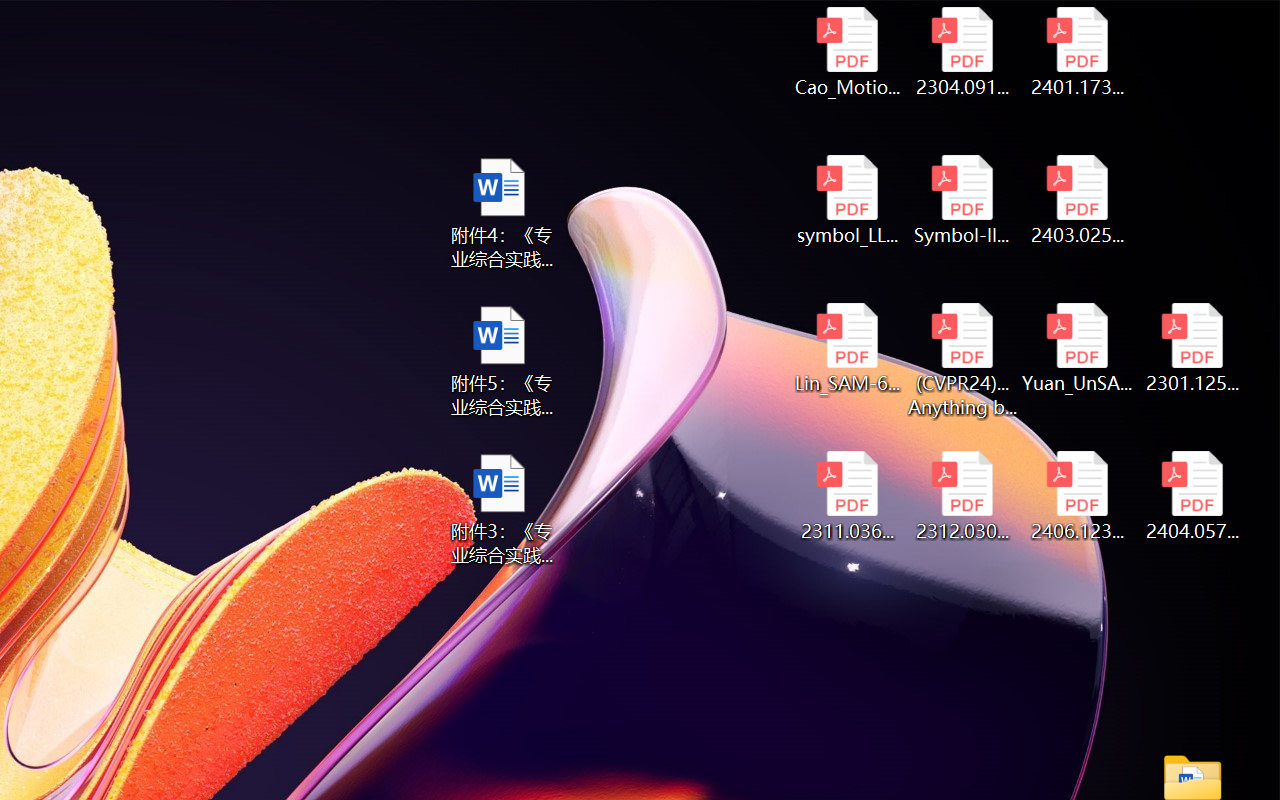 This screenshot has height=800, width=1280. What do you see at coordinates (962, 200) in the screenshot?
I see `'Symbol-llm-v2.pdf'` at bounding box center [962, 200].